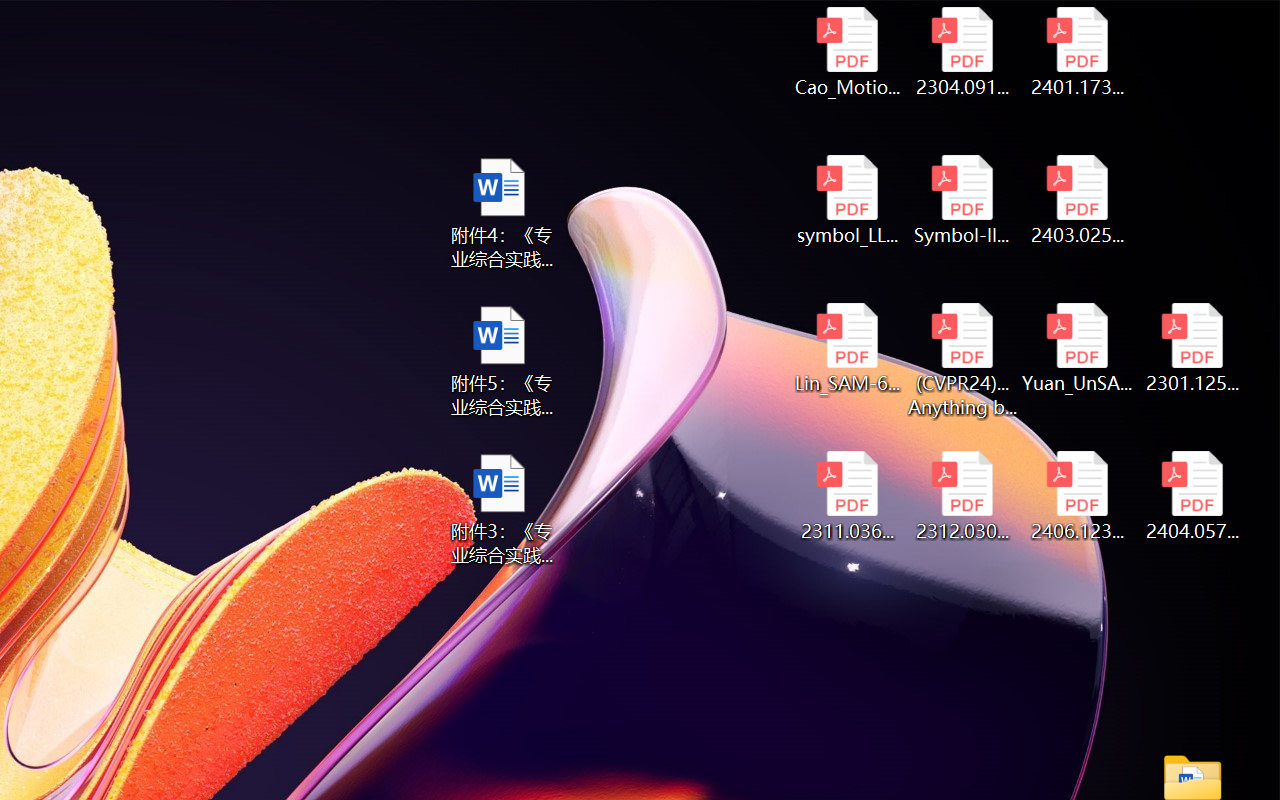 This screenshot has height=800, width=1280. What do you see at coordinates (962, 200) in the screenshot?
I see `'Symbol-llm-v2.pdf'` at bounding box center [962, 200].